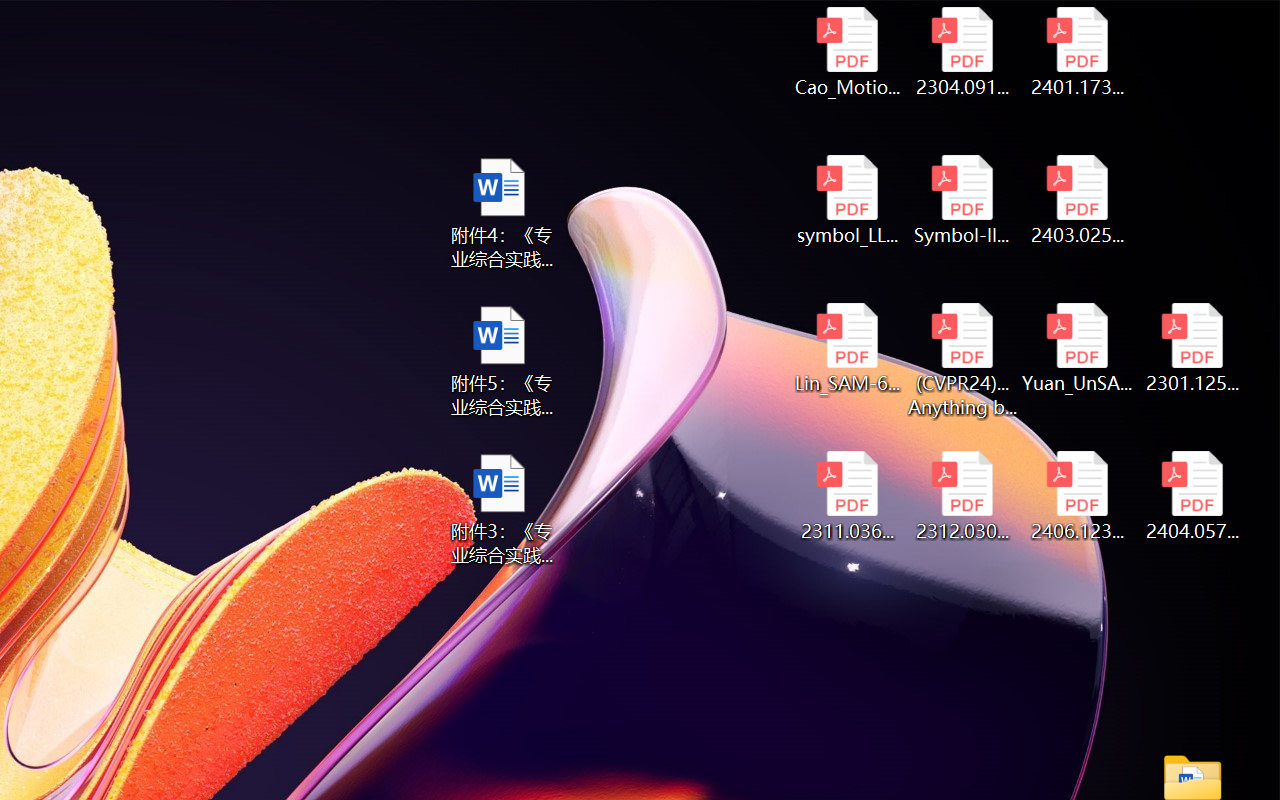 This screenshot has height=800, width=1280. What do you see at coordinates (962, 200) in the screenshot?
I see `'Symbol-llm-v2.pdf'` at bounding box center [962, 200].